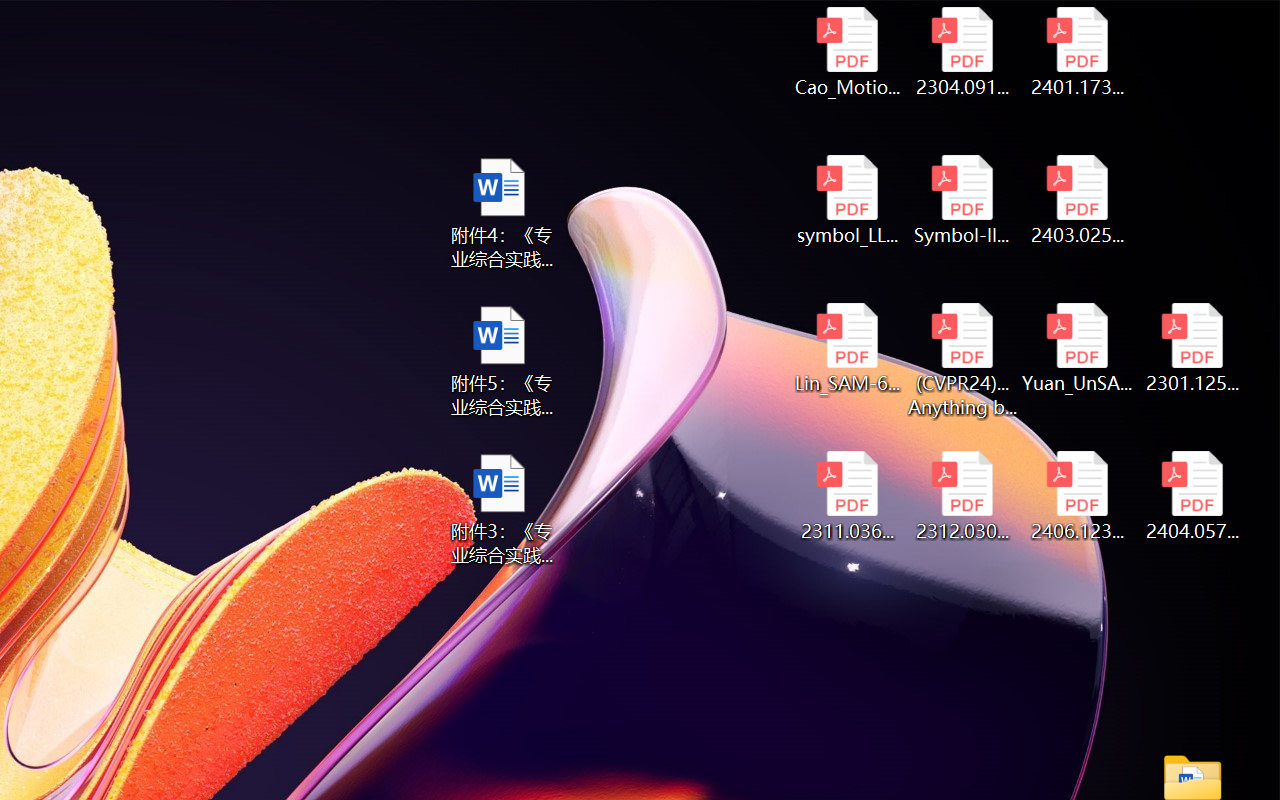 This screenshot has height=800, width=1280. What do you see at coordinates (962, 200) in the screenshot?
I see `'Symbol-llm-v2.pdf'` at bounding box center [962, 200].